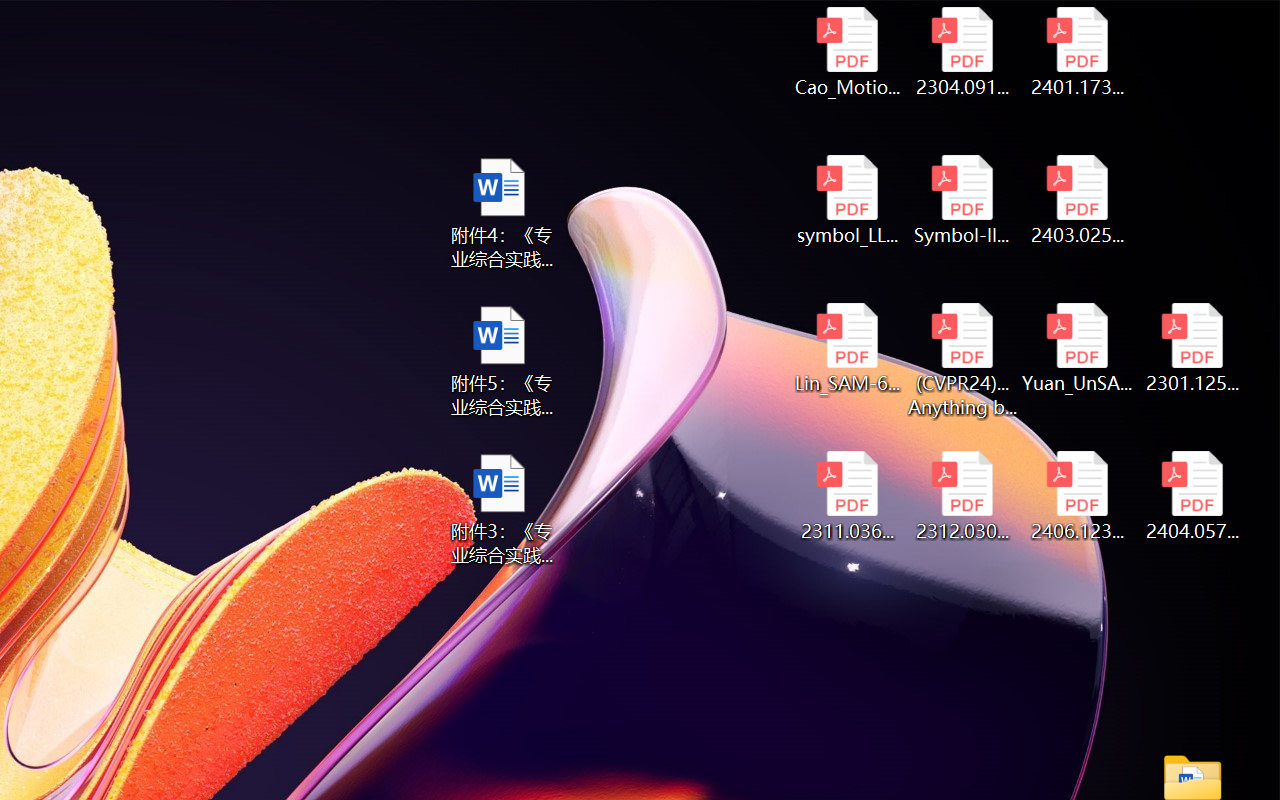 This screenshot has height=800, width=1280. What do you see at coordinates (962, 200) in the screenshot?
I see `'Symbol-llm-v2.pdf'` at bounding box center [962, 200].